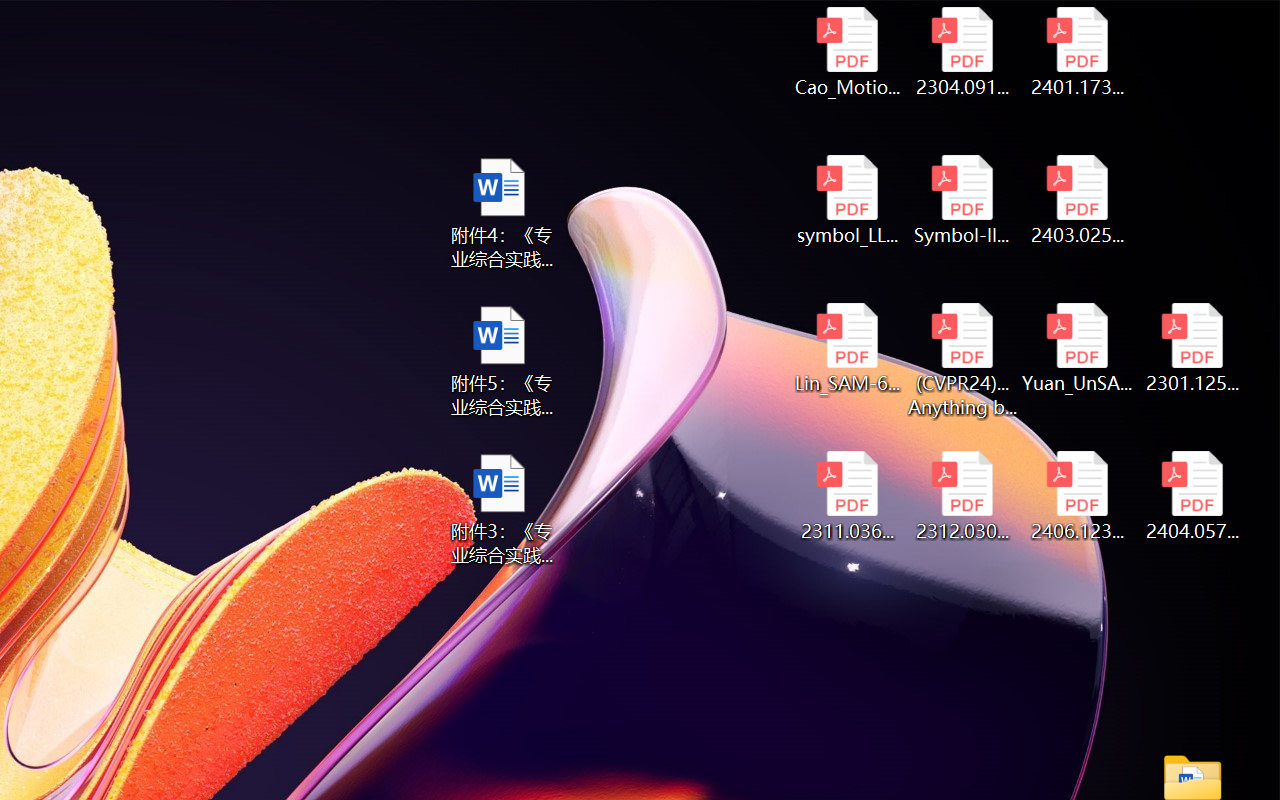 This screenshot has height=800, width=1280. What do you see at coordinates (962, 200) in the screenshot?
I see `'Symbol-llm-v2.pdf'` at bounding box center [962, 200].